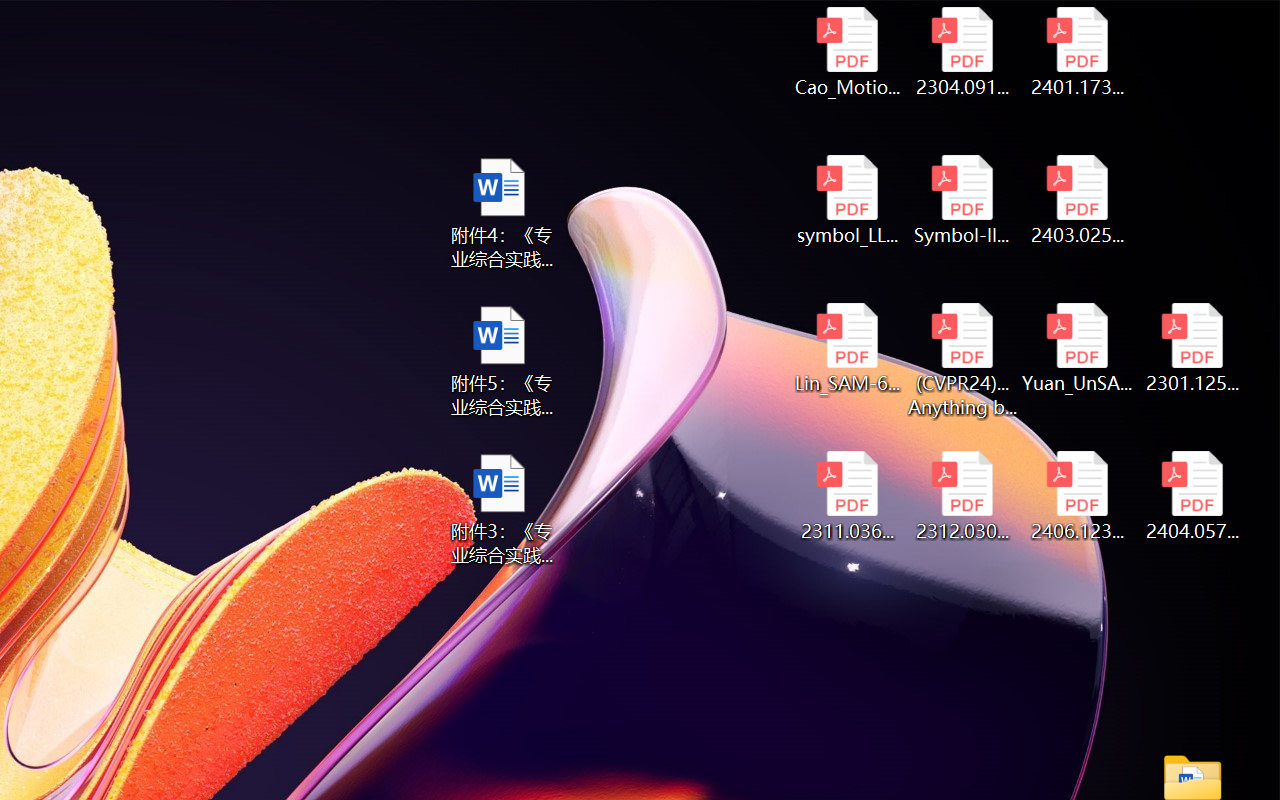 This screenshot has height=800, width=1280. What do you see at coordinates (962, 200) in the screenshot?
I see `'Symbol-llm-v2.pdf'` at bounding box center [962, 200].